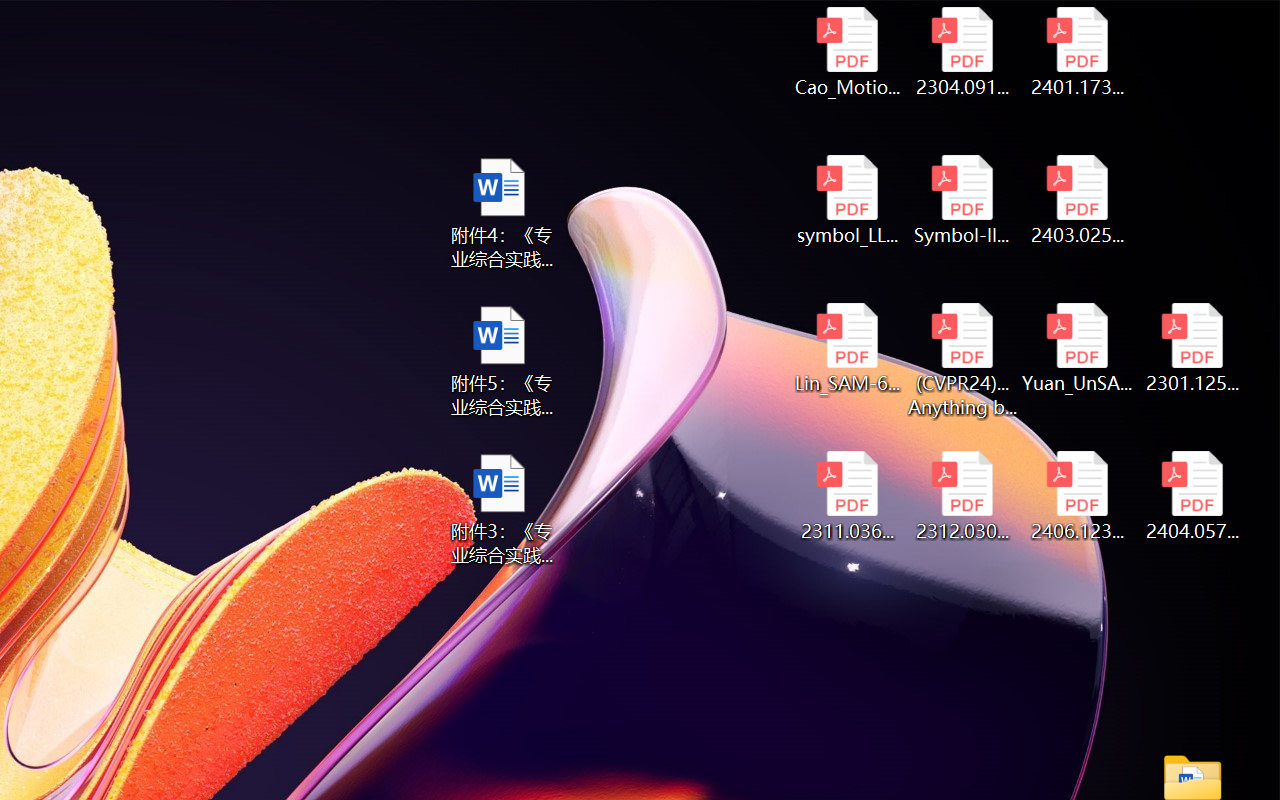 This screenshot has height=800, width=1280. What do you see at coordinates (962, 200) in the screenshot?
I see `'Symbol-llm-v2.pdf'` at bounding box center [962, 200].